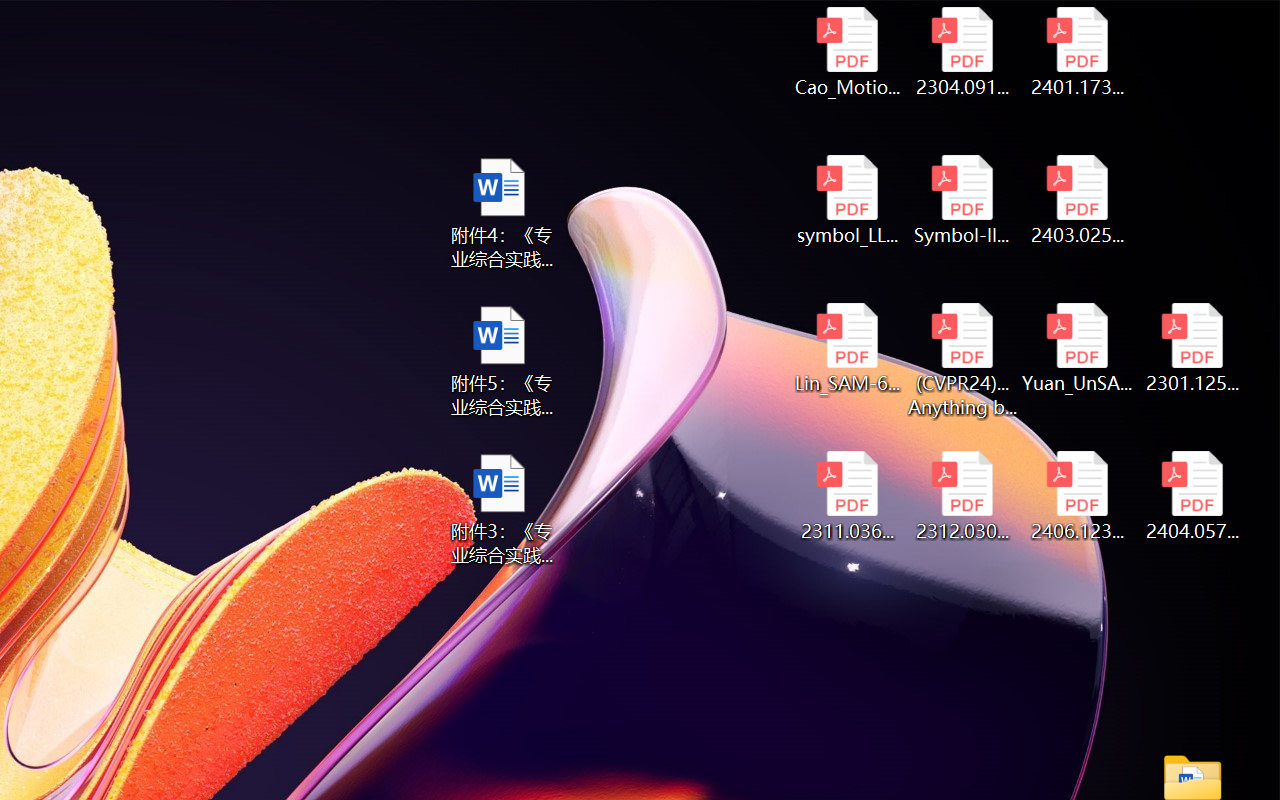 This screenshot has height=800, width=1280. What do you see at coordinates (962, 200) in the screenshot?
I see `'Symbol-llm-v2.pdf'` at bounding box center [962, 200].